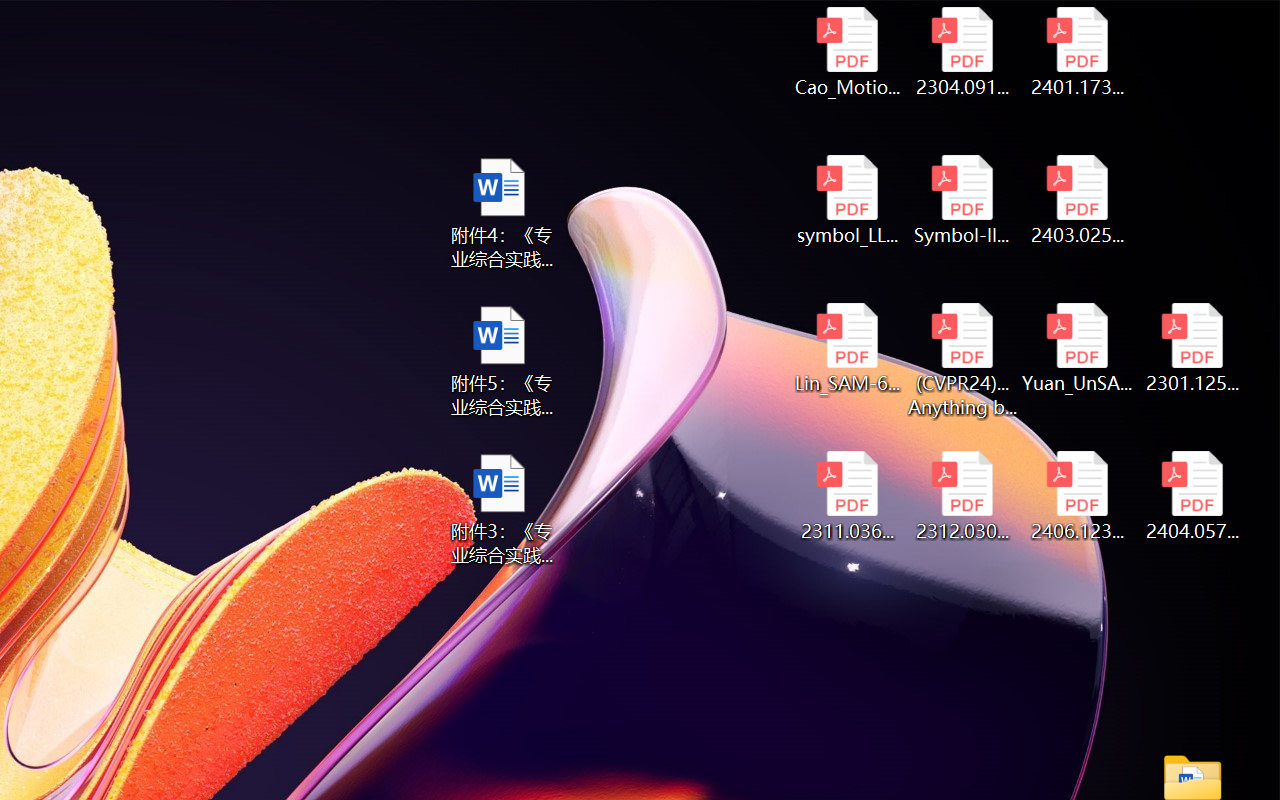 This screenshot has height=800, width=1280. What do you see at coordinates (962, 200) in the screenshot?
I see `'Symbol-llm-v2.pdf'` at bounding box center [962, 200].